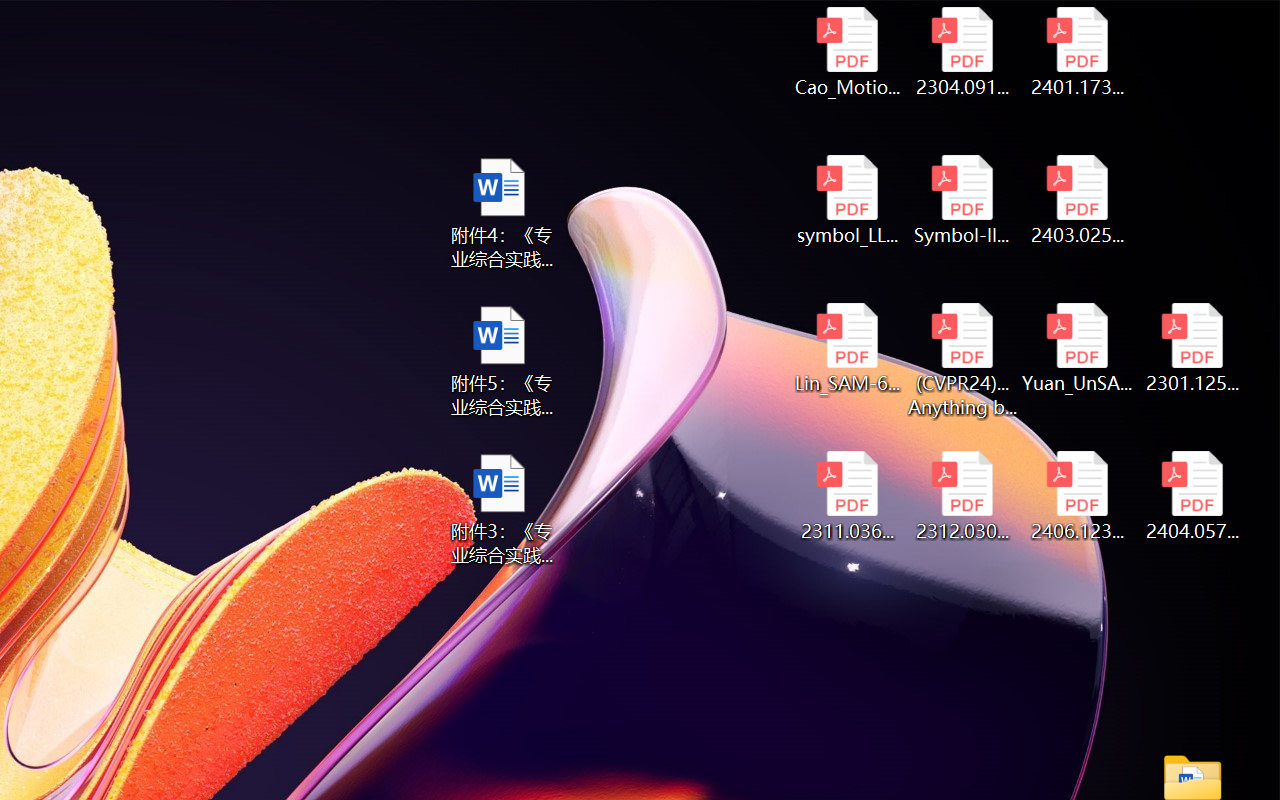 This screenshot has height=800, width=1280. What do you see at coordinates (962, 200) in the screenshot?
I see `'Symbol-llm-v2.pdf'` at bounding box center [962, 200].